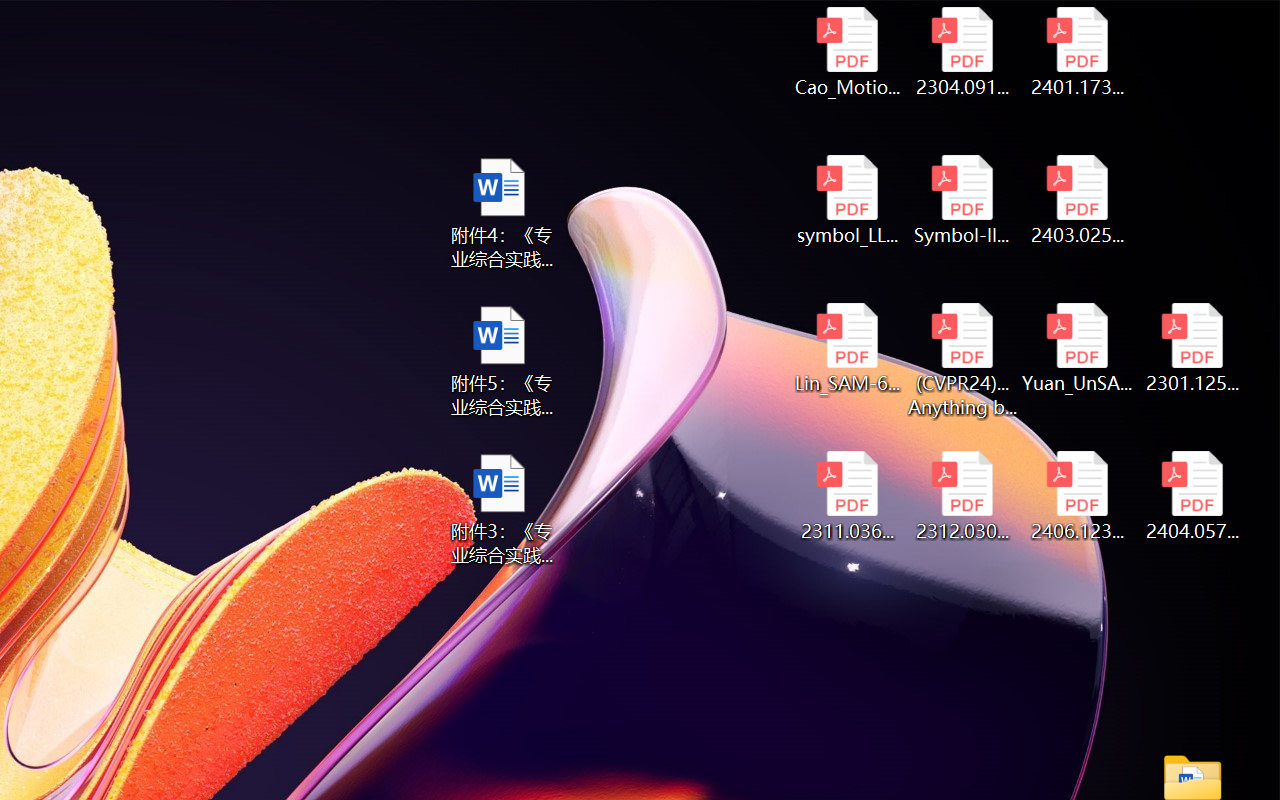 This screenshot has height=800, width=1280. What do you see at coordinates (962, 200) in the screenshot?
I see `'Symbol-llm-v2.pdf'` at bounding box center [962, 200].